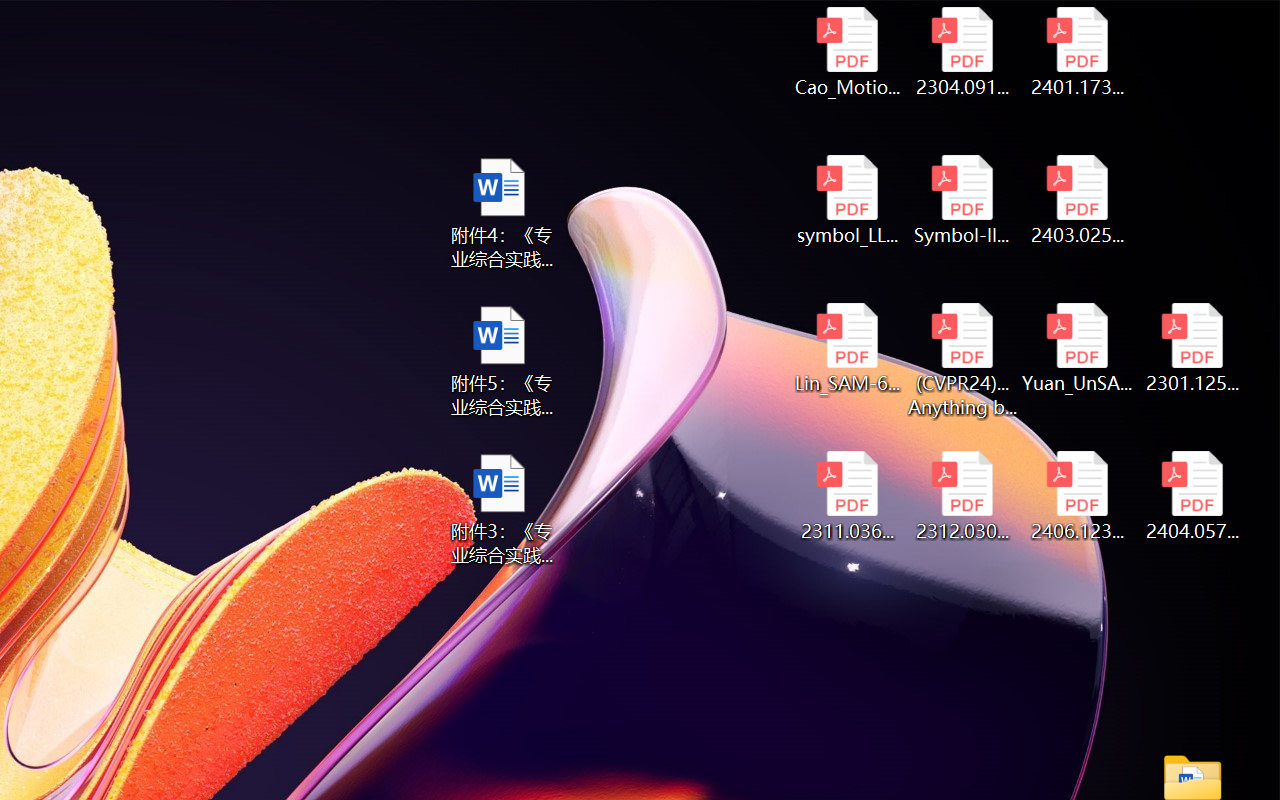 This screenshot has height=800, width=1280. What do you see at coordinates (962, 200) in the screenshot?
I see `'Symbol-llm-v2.pdf'` at bounding box center [962, 200].